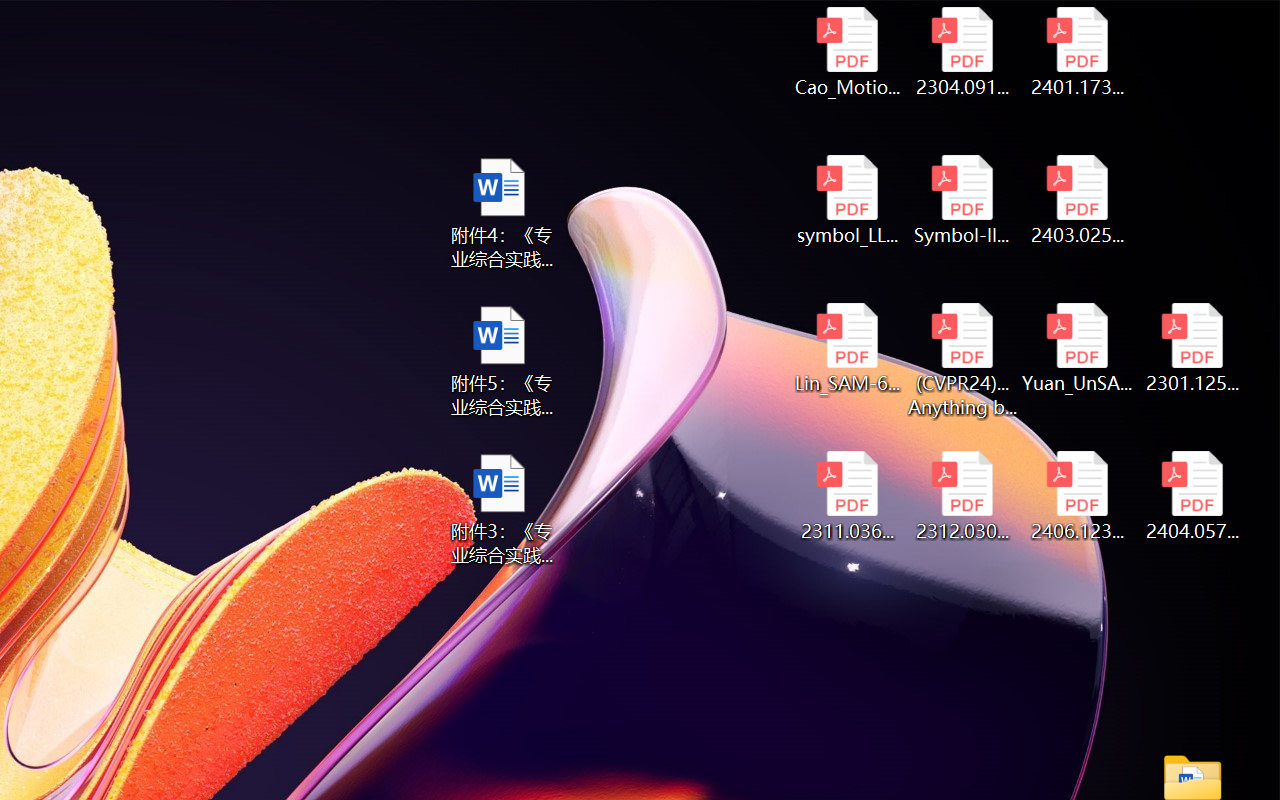 This screenshot has height=800, width=1280. What do you see at coordinates (962, 200) in the screenshot?
I see `'Symbol-llm-v2.pdf'` at bounding box center [962, 200].